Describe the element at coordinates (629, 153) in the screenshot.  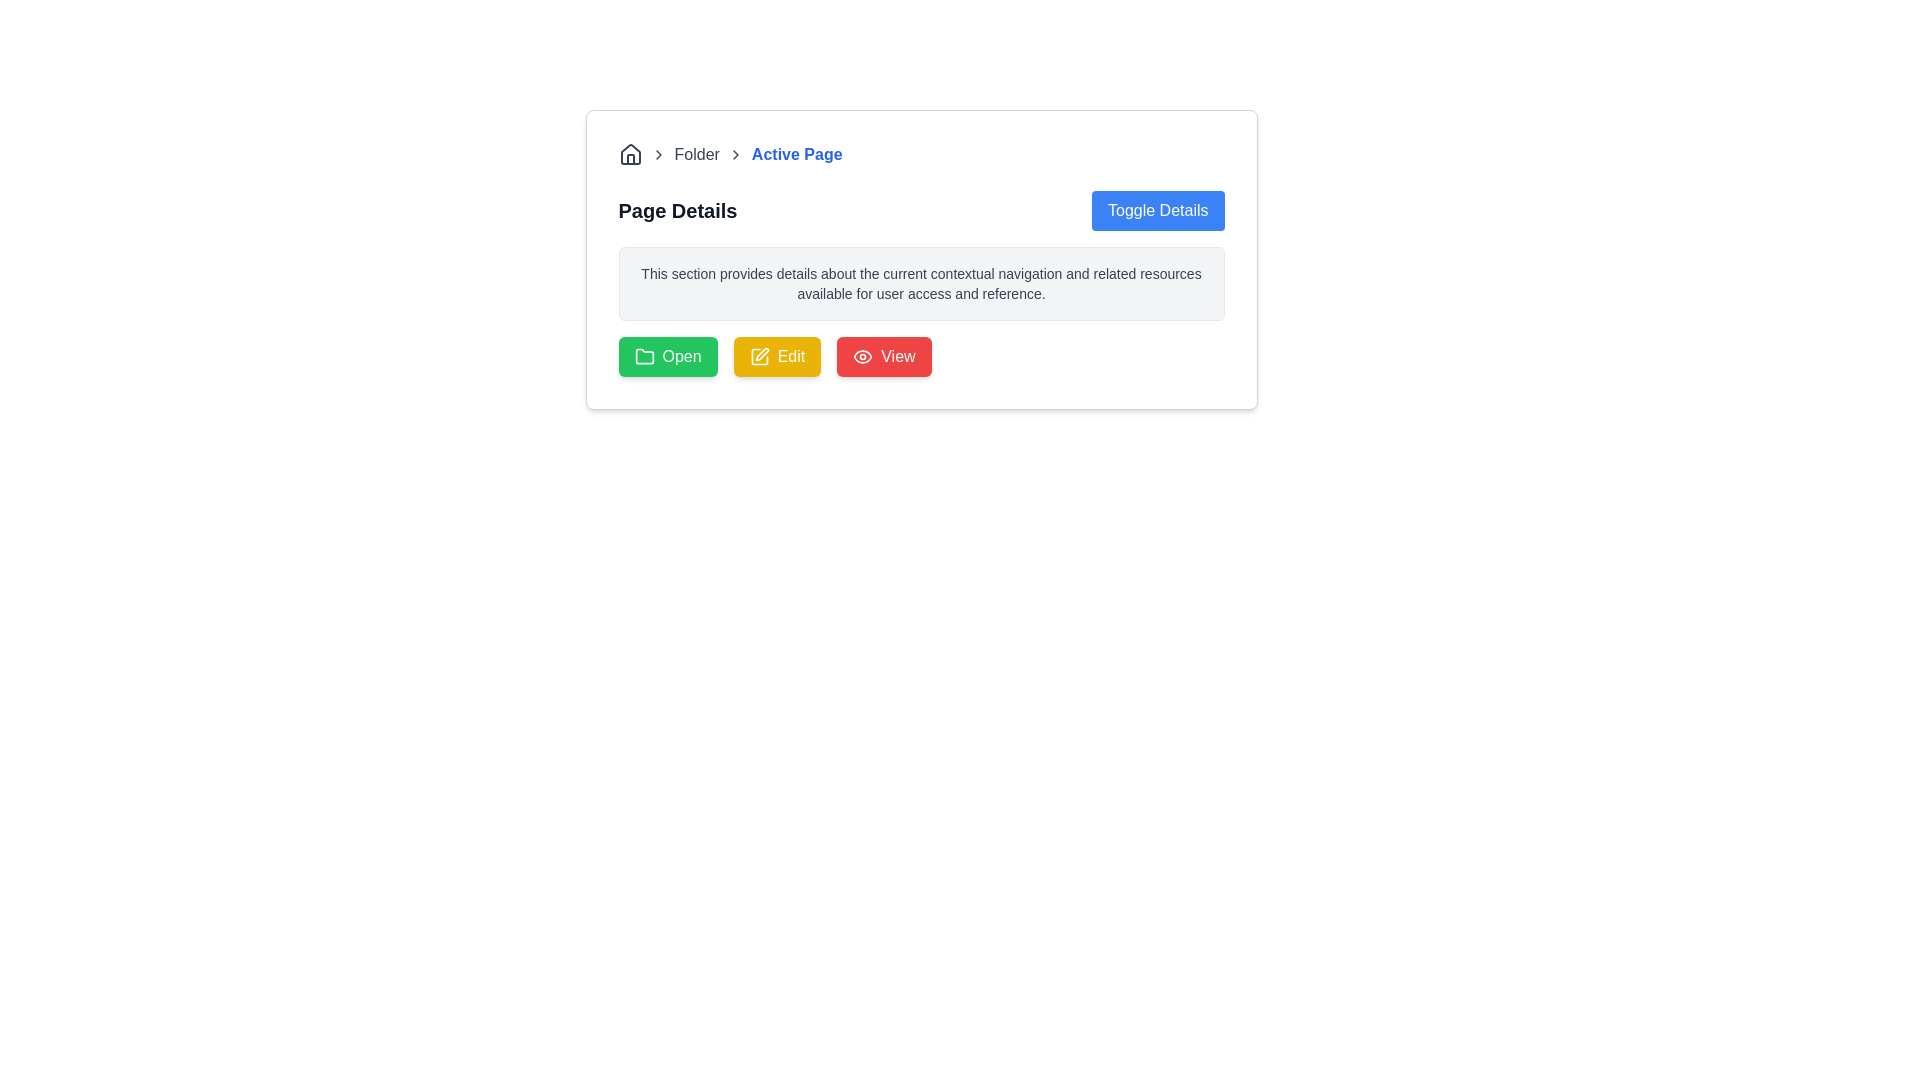
I see `the homepage icon located in the breadcrumb navigation bar at the top left of the content area` at that location.